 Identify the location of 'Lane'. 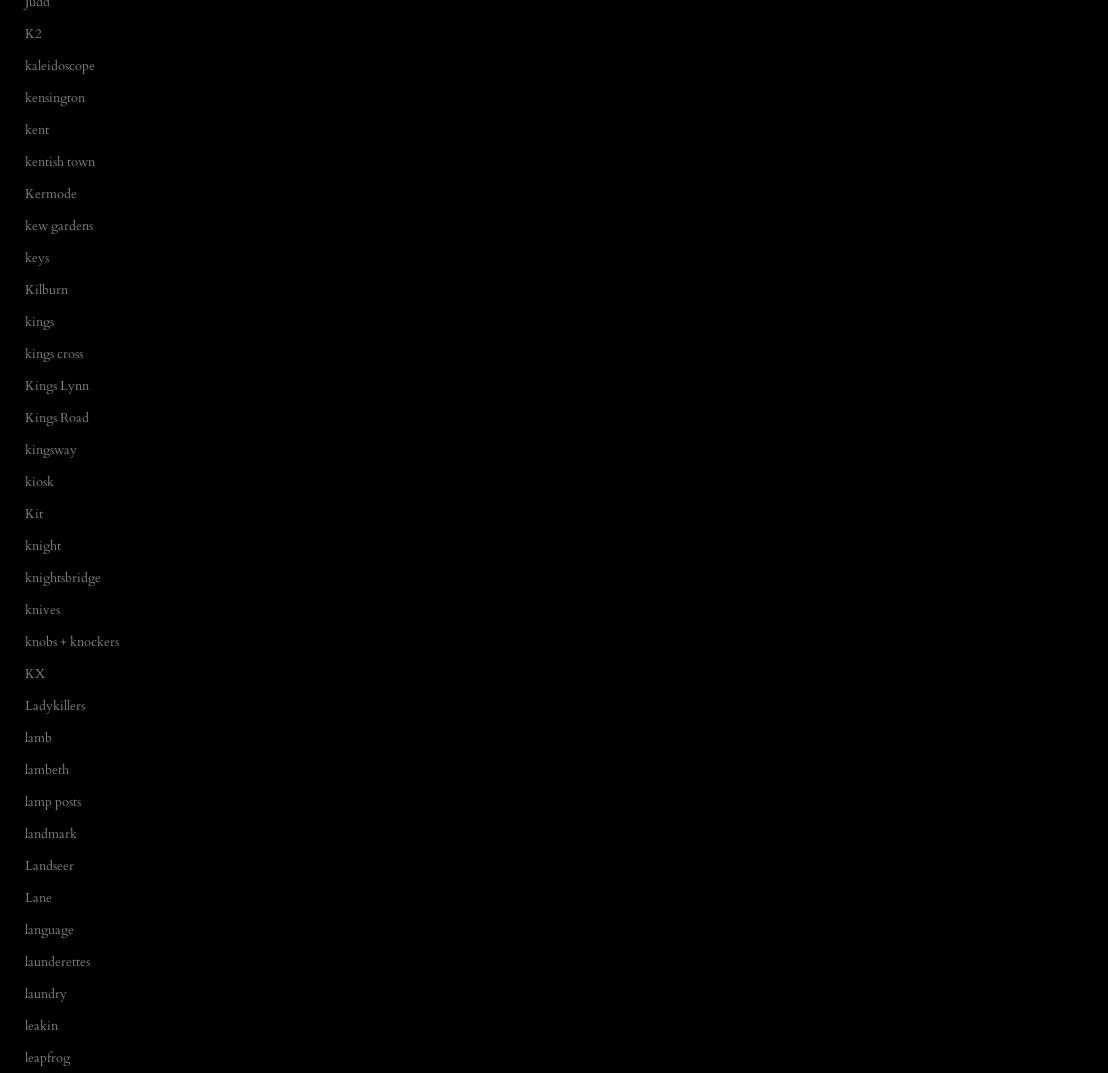
(38, 897).